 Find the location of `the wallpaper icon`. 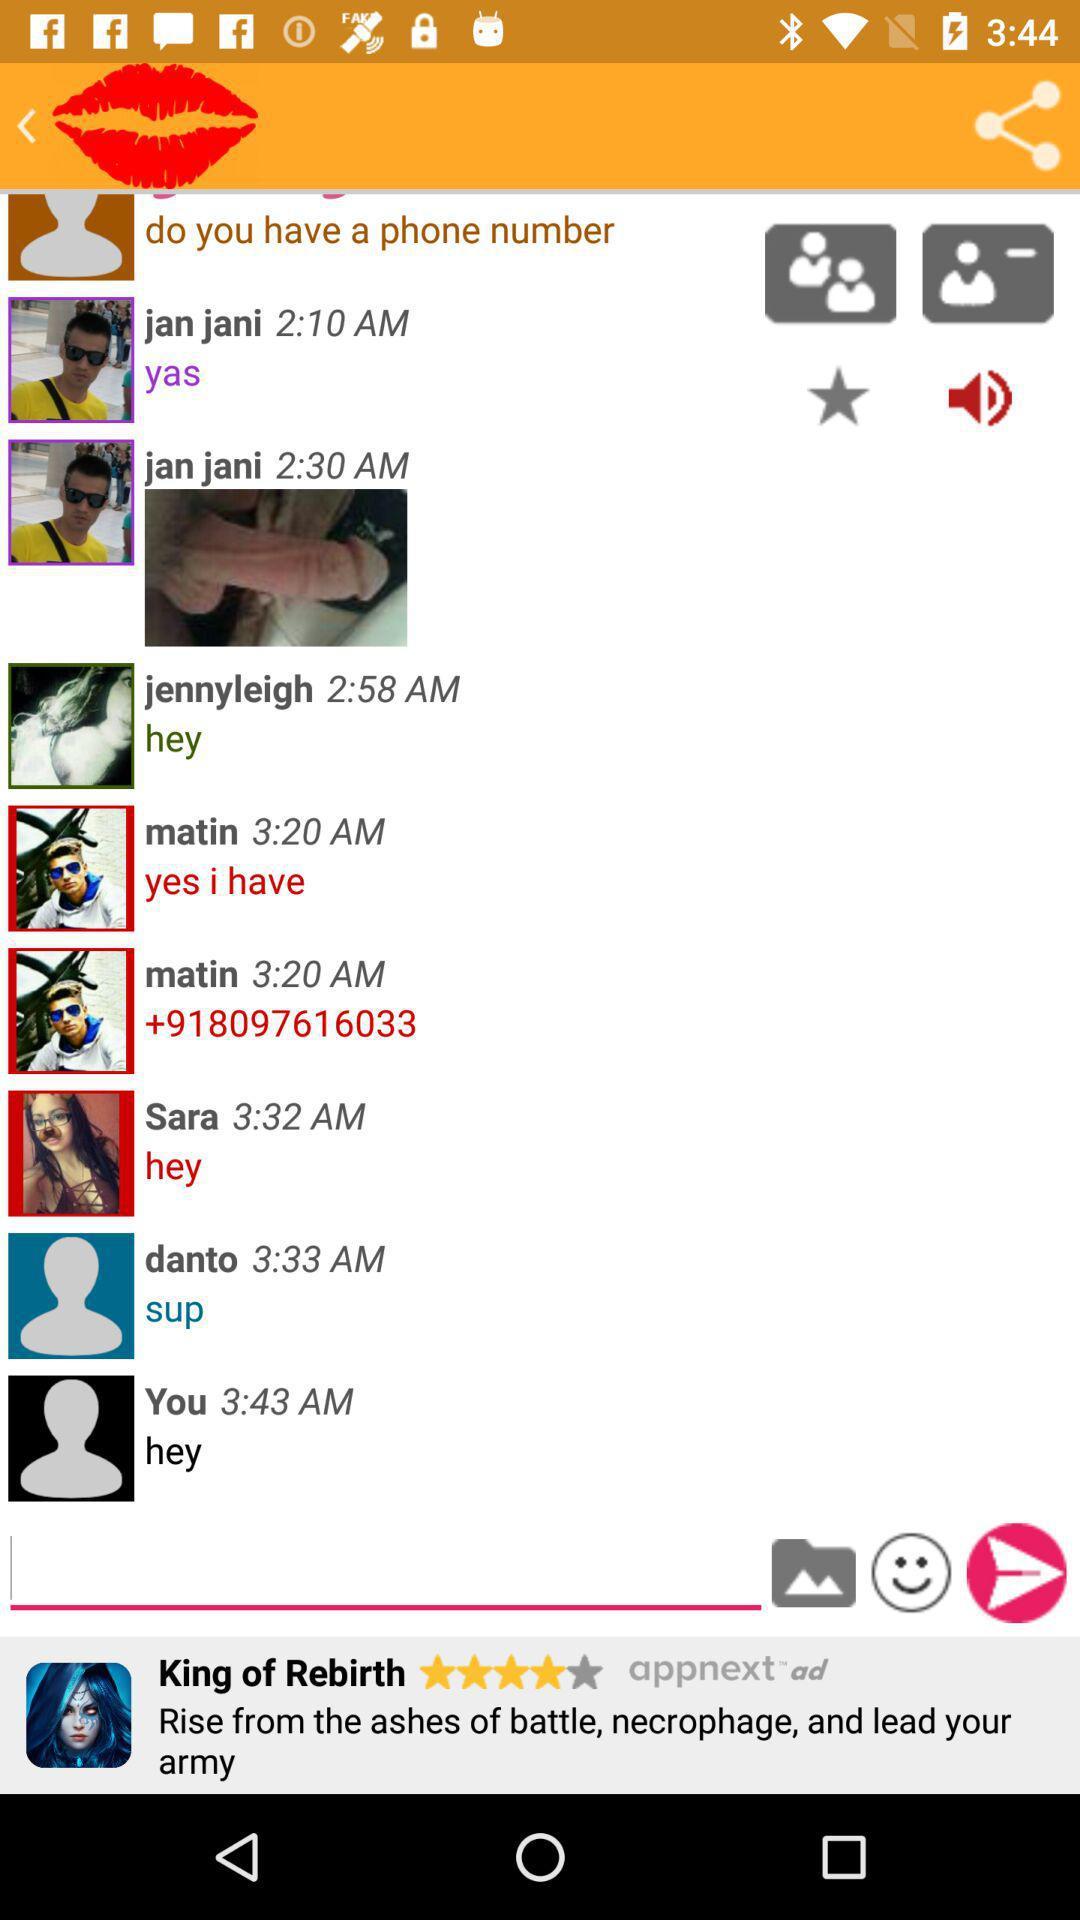

the wallpaper icon is located at coordinates (813, 1572).